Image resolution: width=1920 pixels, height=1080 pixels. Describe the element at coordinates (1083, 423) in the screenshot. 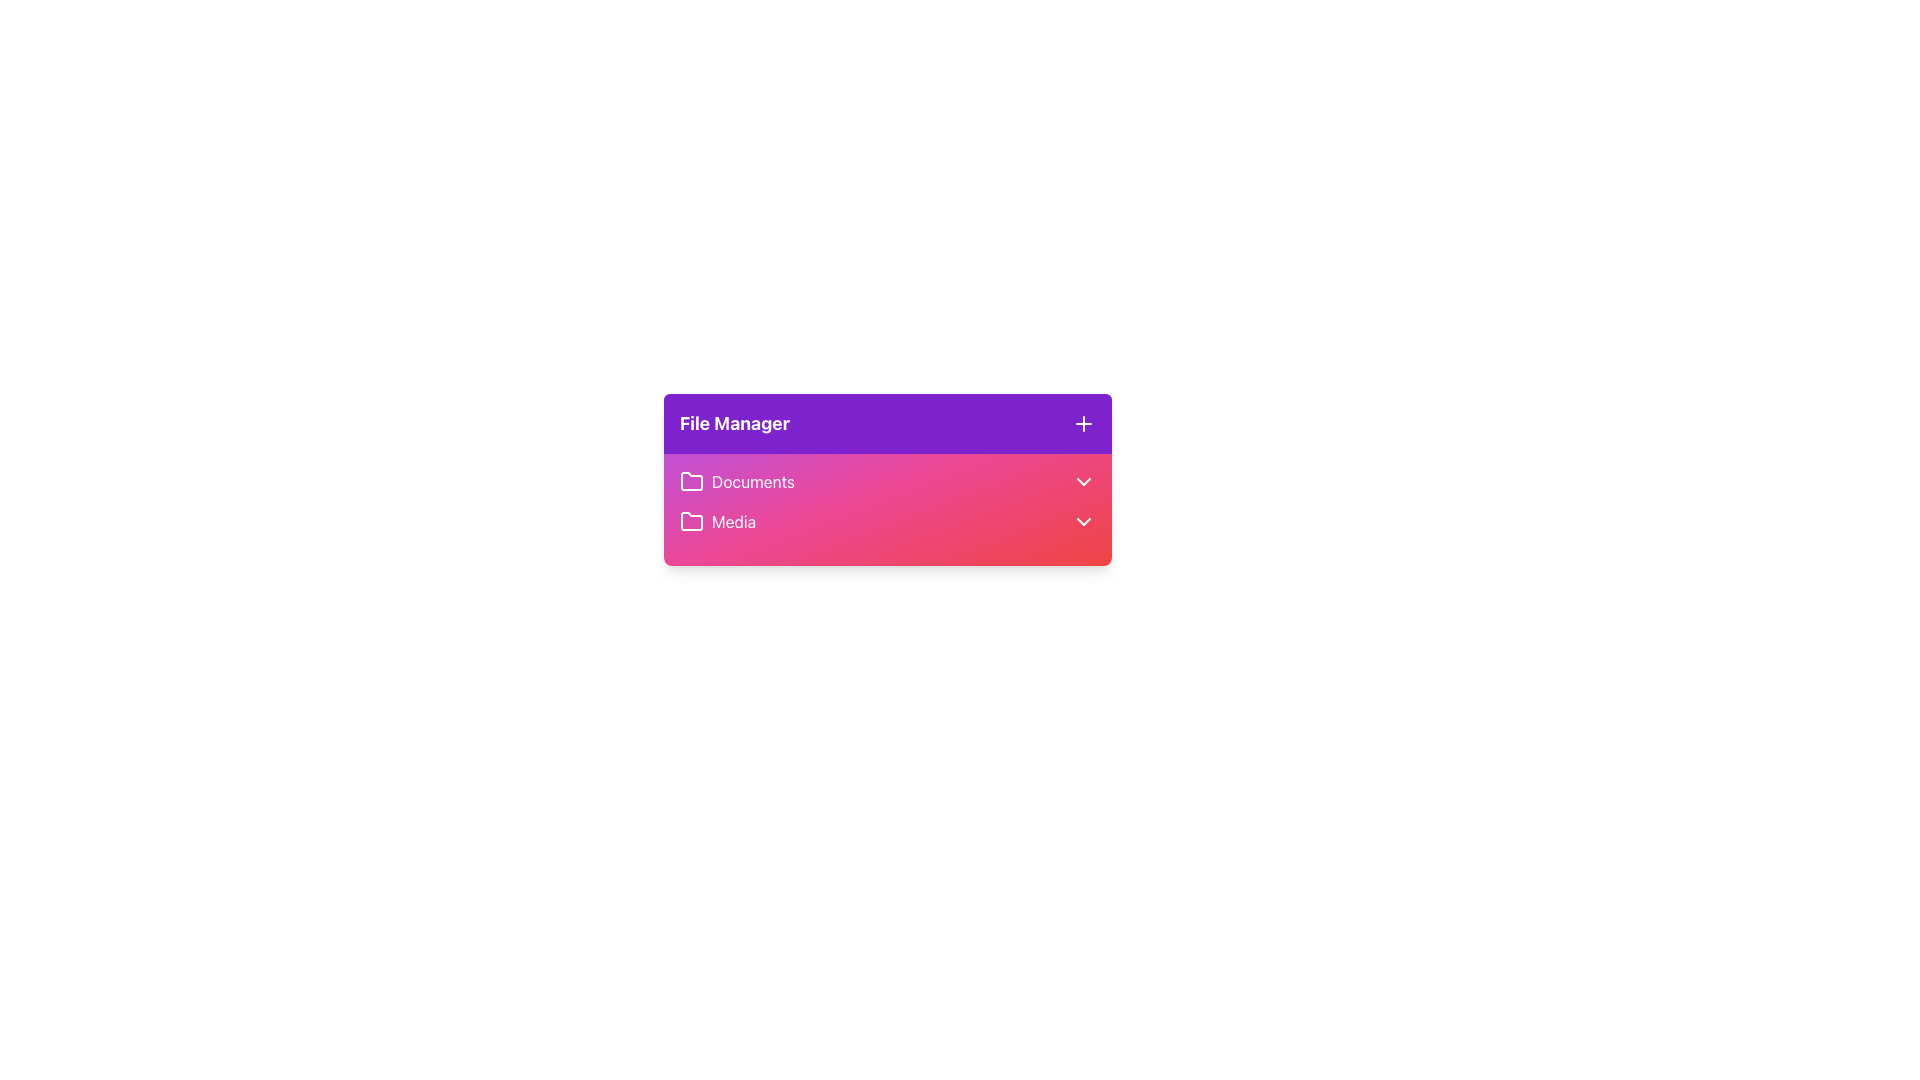

I see `the plus/add Icon button located in the top-right corner of the purple header labeled 'File Manager'` at that location.